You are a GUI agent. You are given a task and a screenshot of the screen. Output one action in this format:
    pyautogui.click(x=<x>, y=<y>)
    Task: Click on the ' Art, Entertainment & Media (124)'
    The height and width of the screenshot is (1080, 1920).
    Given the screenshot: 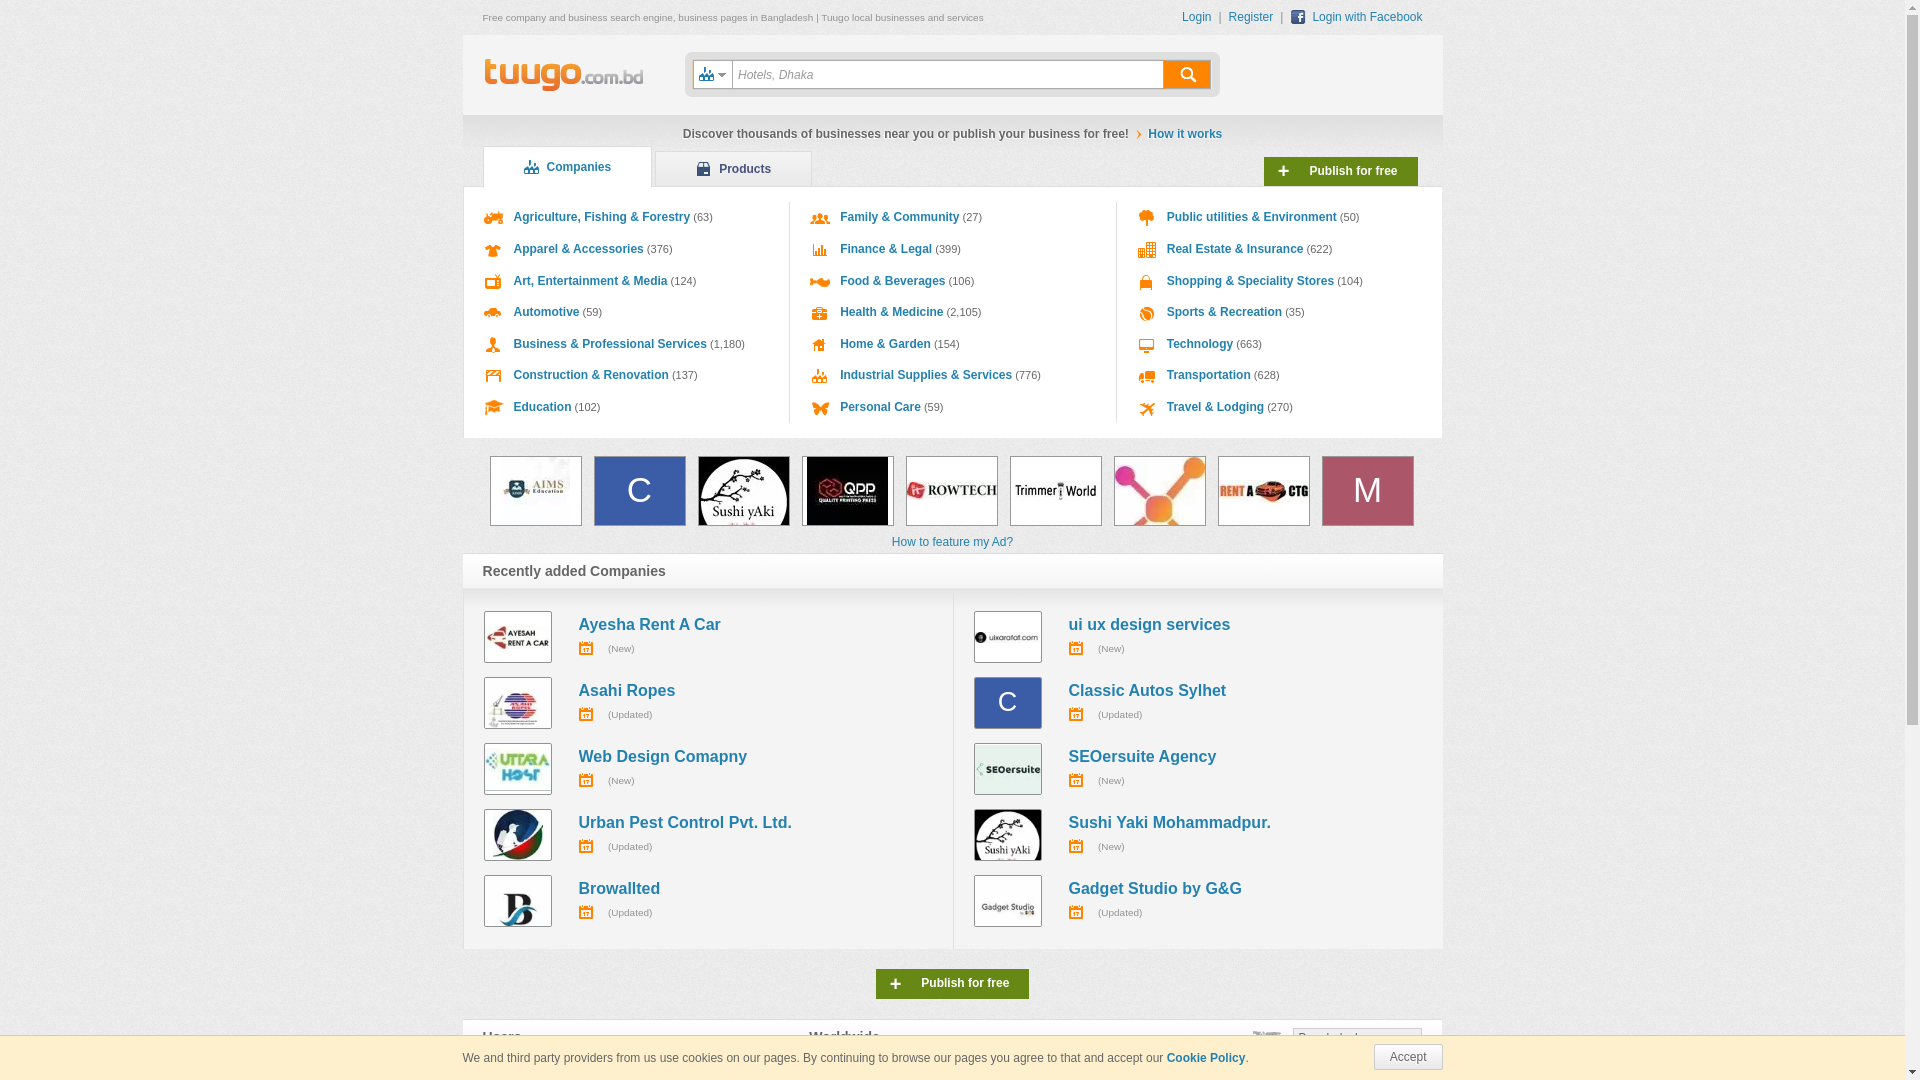 What is the action you would take?
    pyautogui.click(x=626, y=281)
    